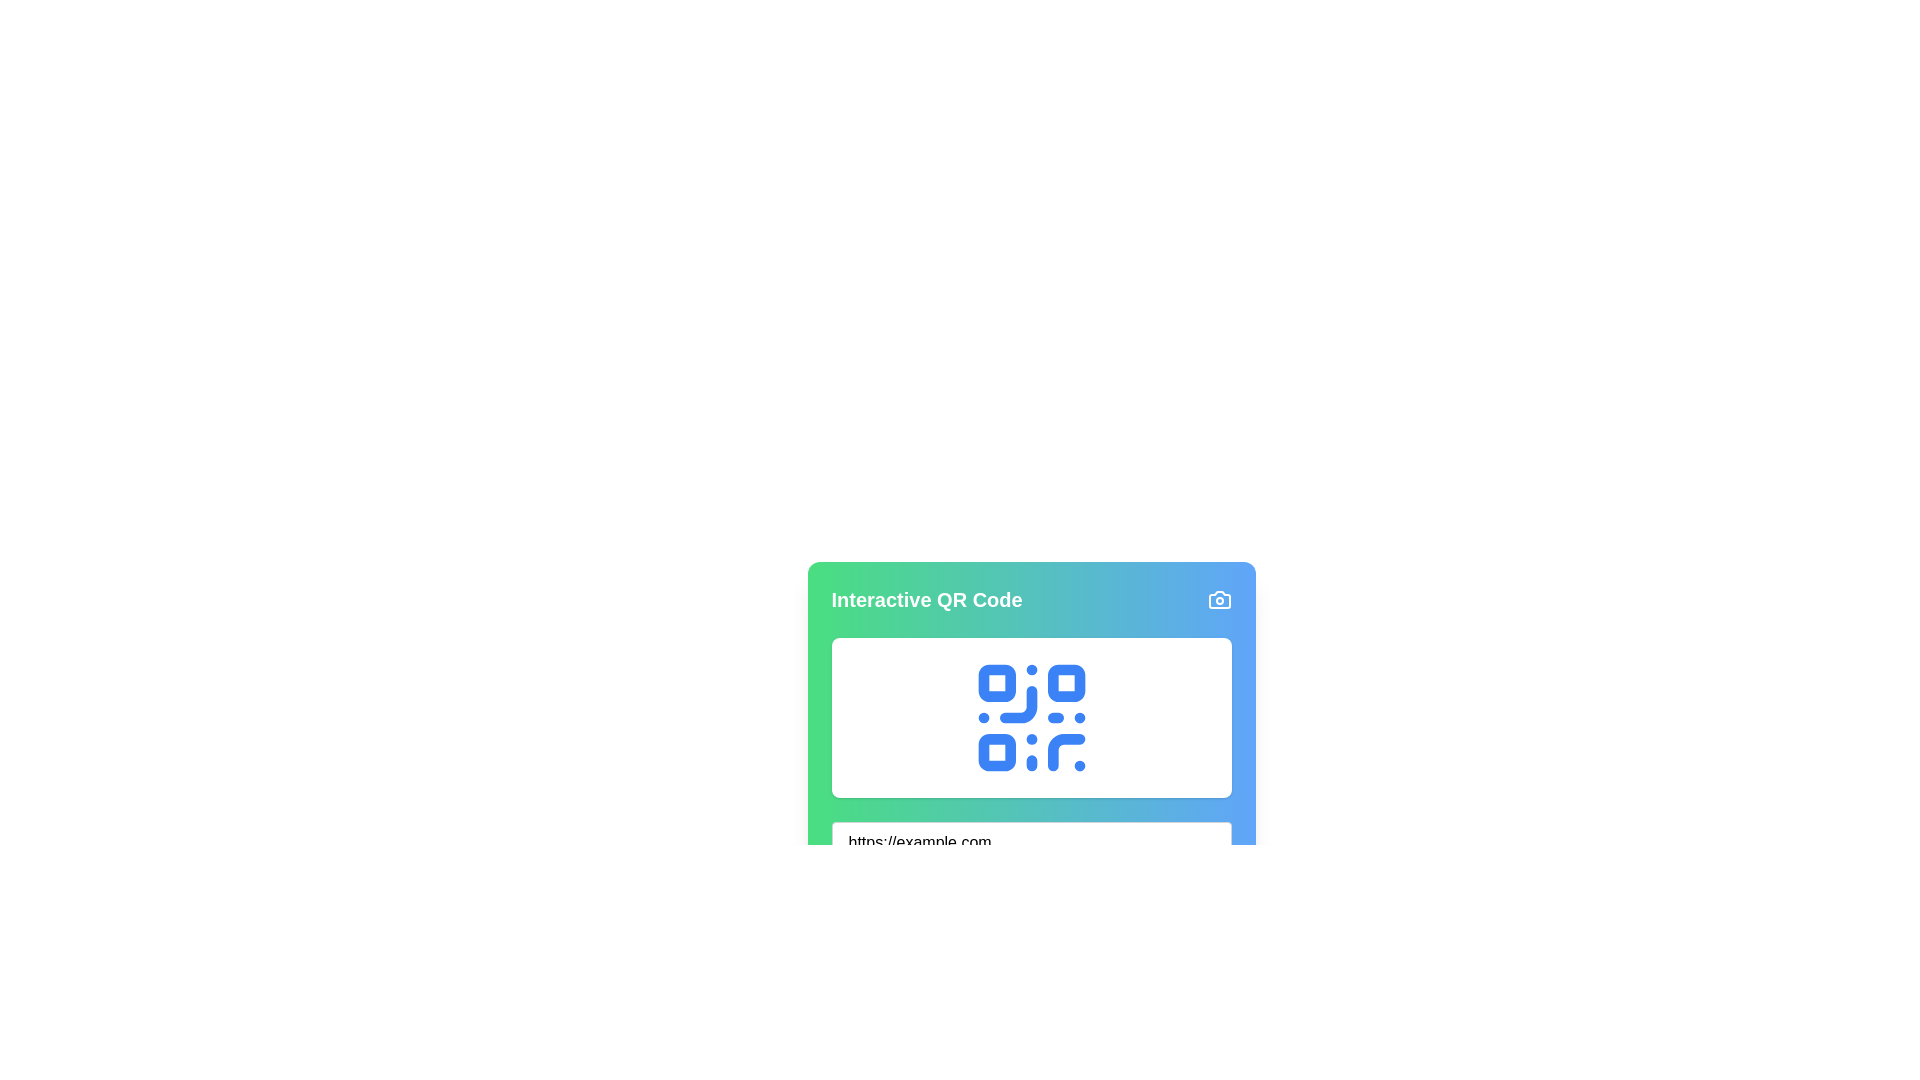 This screenshot has width=1920, height=1080. What do you see at coordinates (1065, 752) in the screenshot?
I see `the small curve detail in the bottom-right corner of the QR code graphic` at bounding box center [1065, 752].